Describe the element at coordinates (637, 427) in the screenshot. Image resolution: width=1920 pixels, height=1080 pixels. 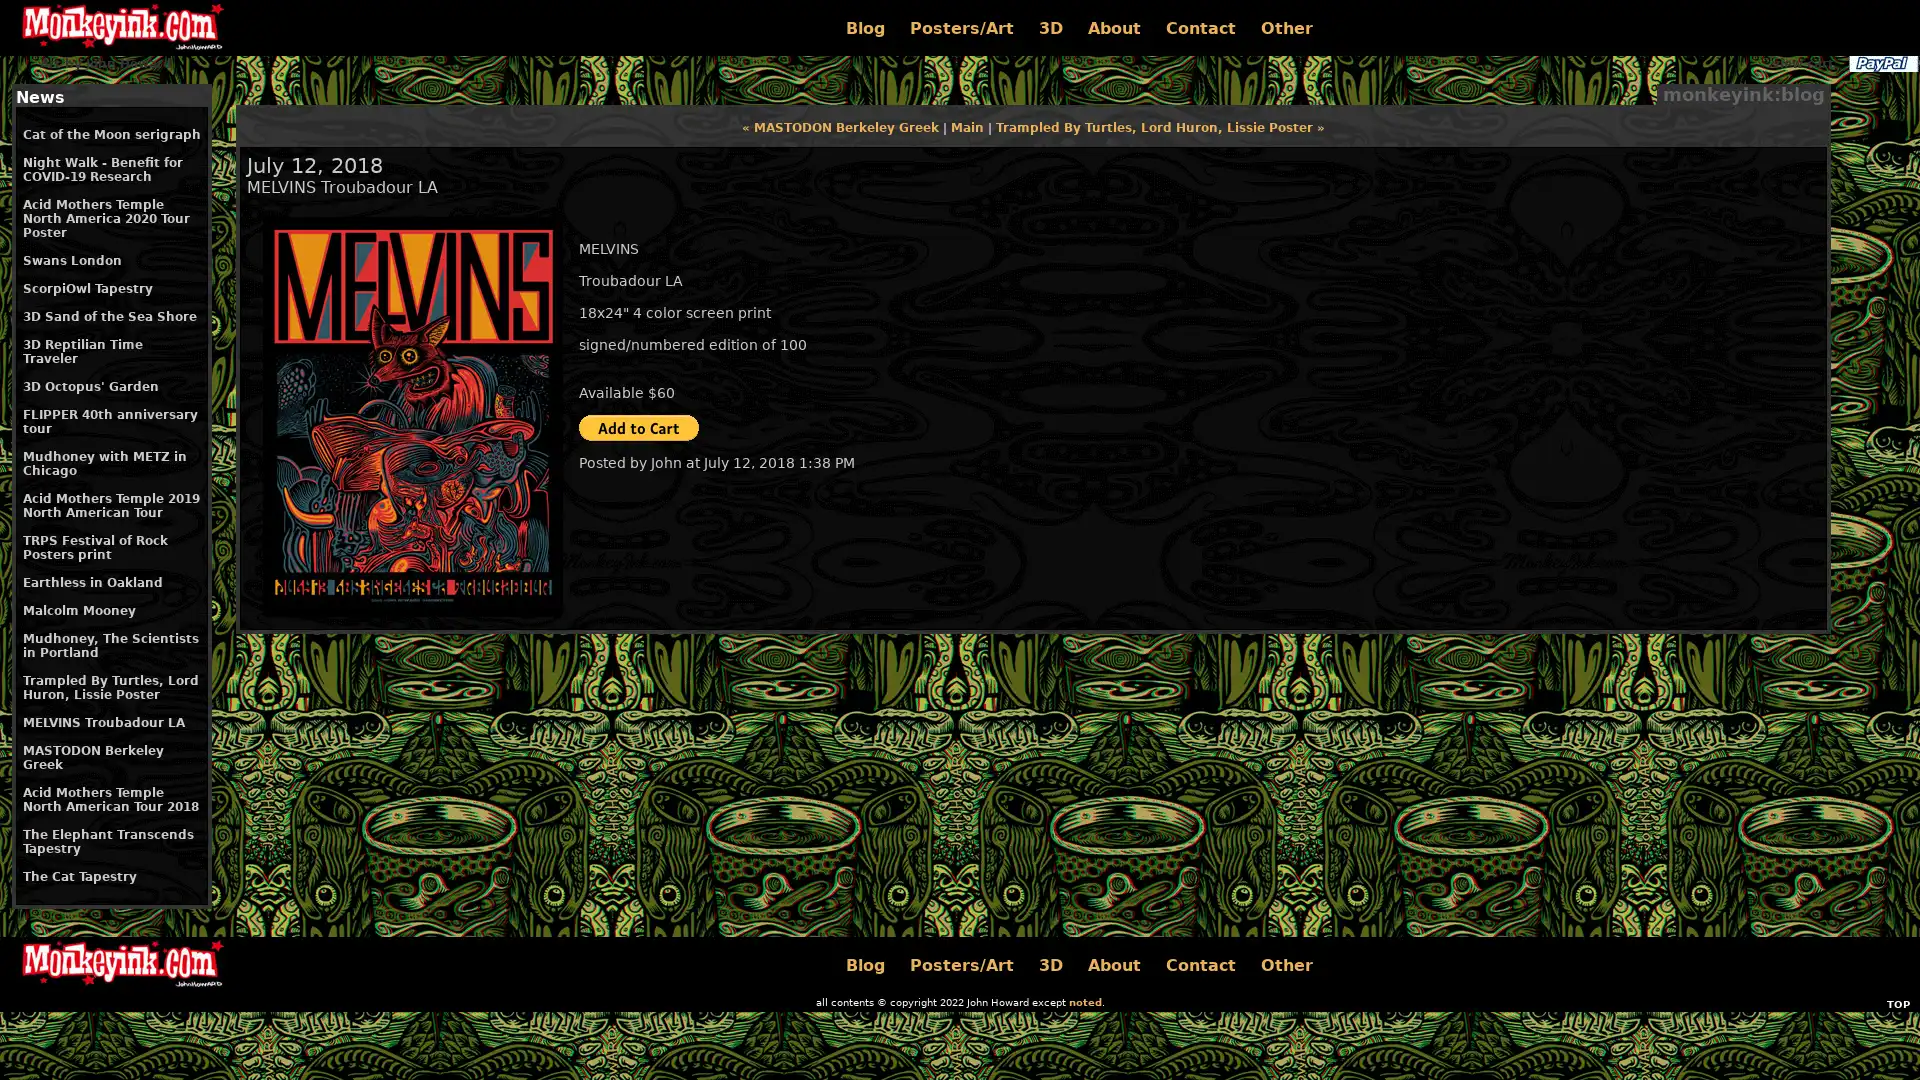
I see `PayPal - The safer, easier way to pay online!` at that location.